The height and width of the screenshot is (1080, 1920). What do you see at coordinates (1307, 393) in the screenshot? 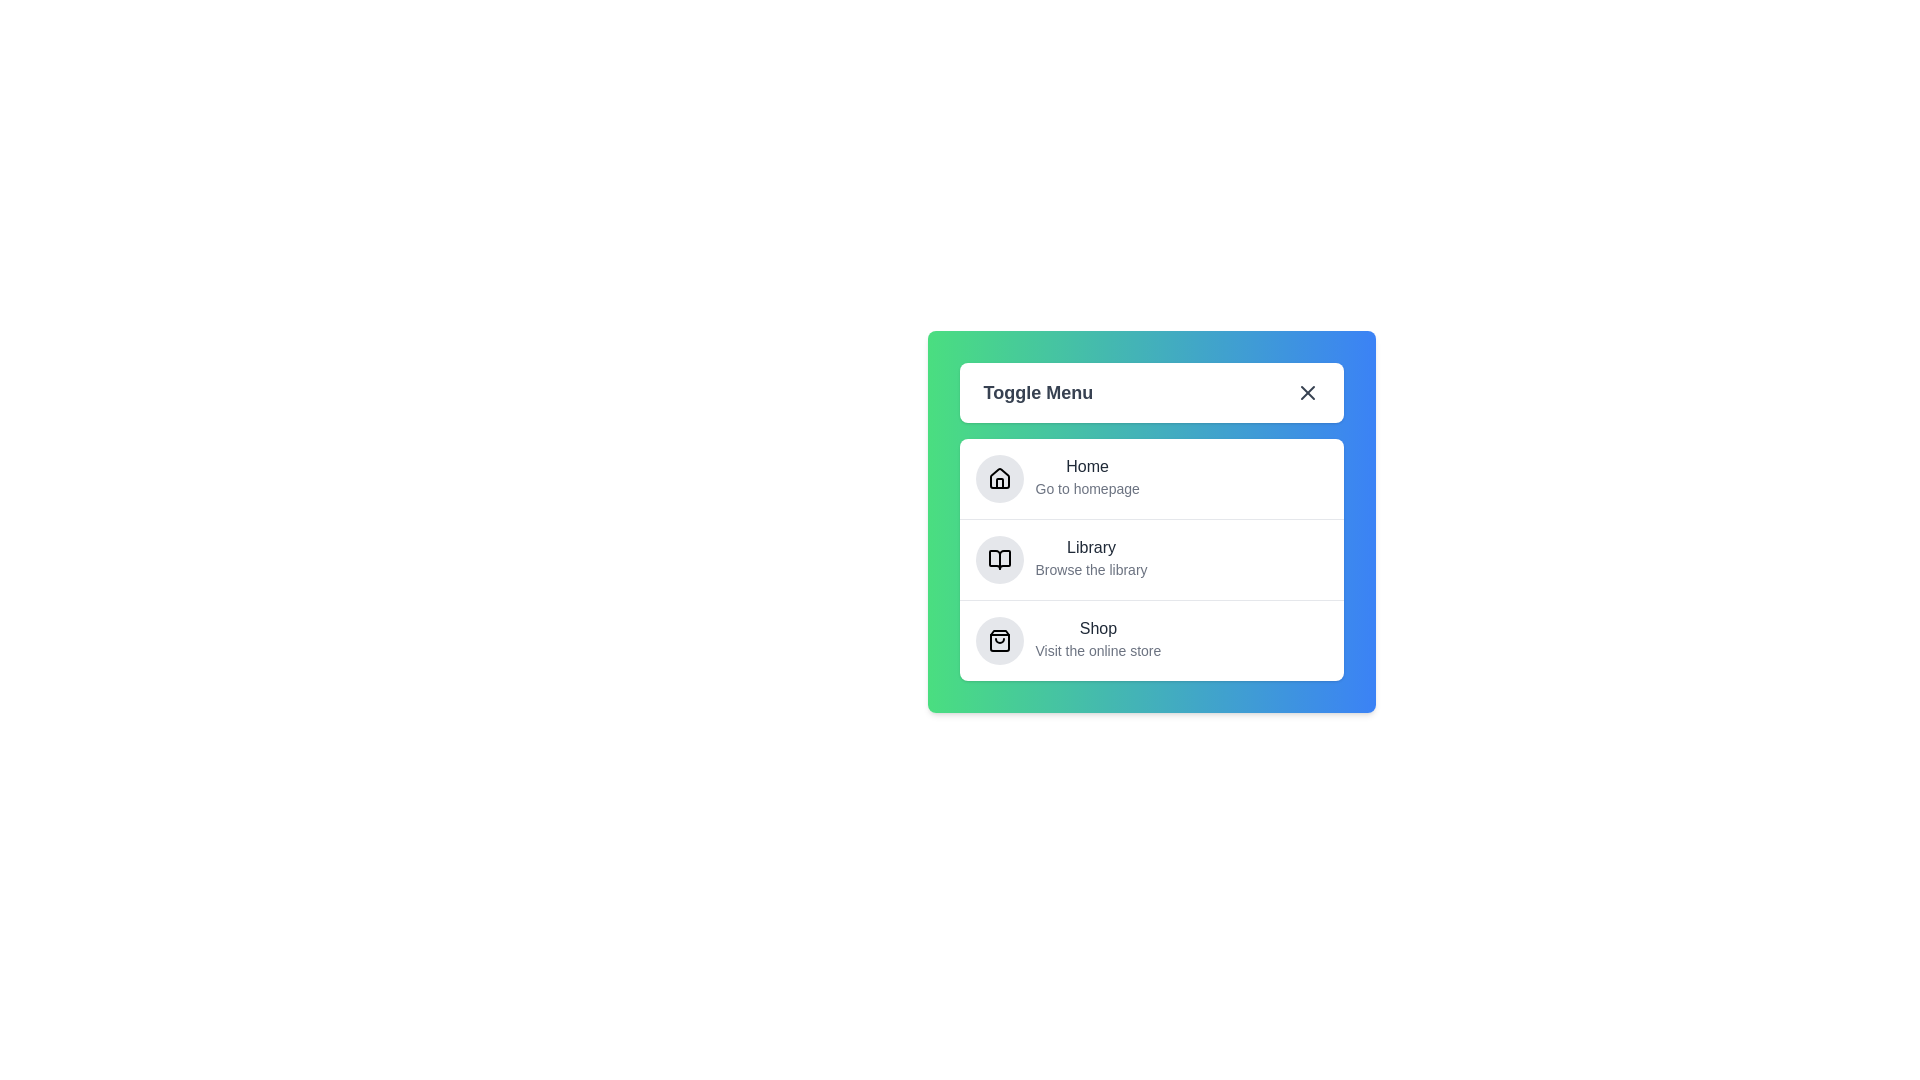
I see `the close icon ('X') to collapse the menu` at bounding box center [1307, 393].